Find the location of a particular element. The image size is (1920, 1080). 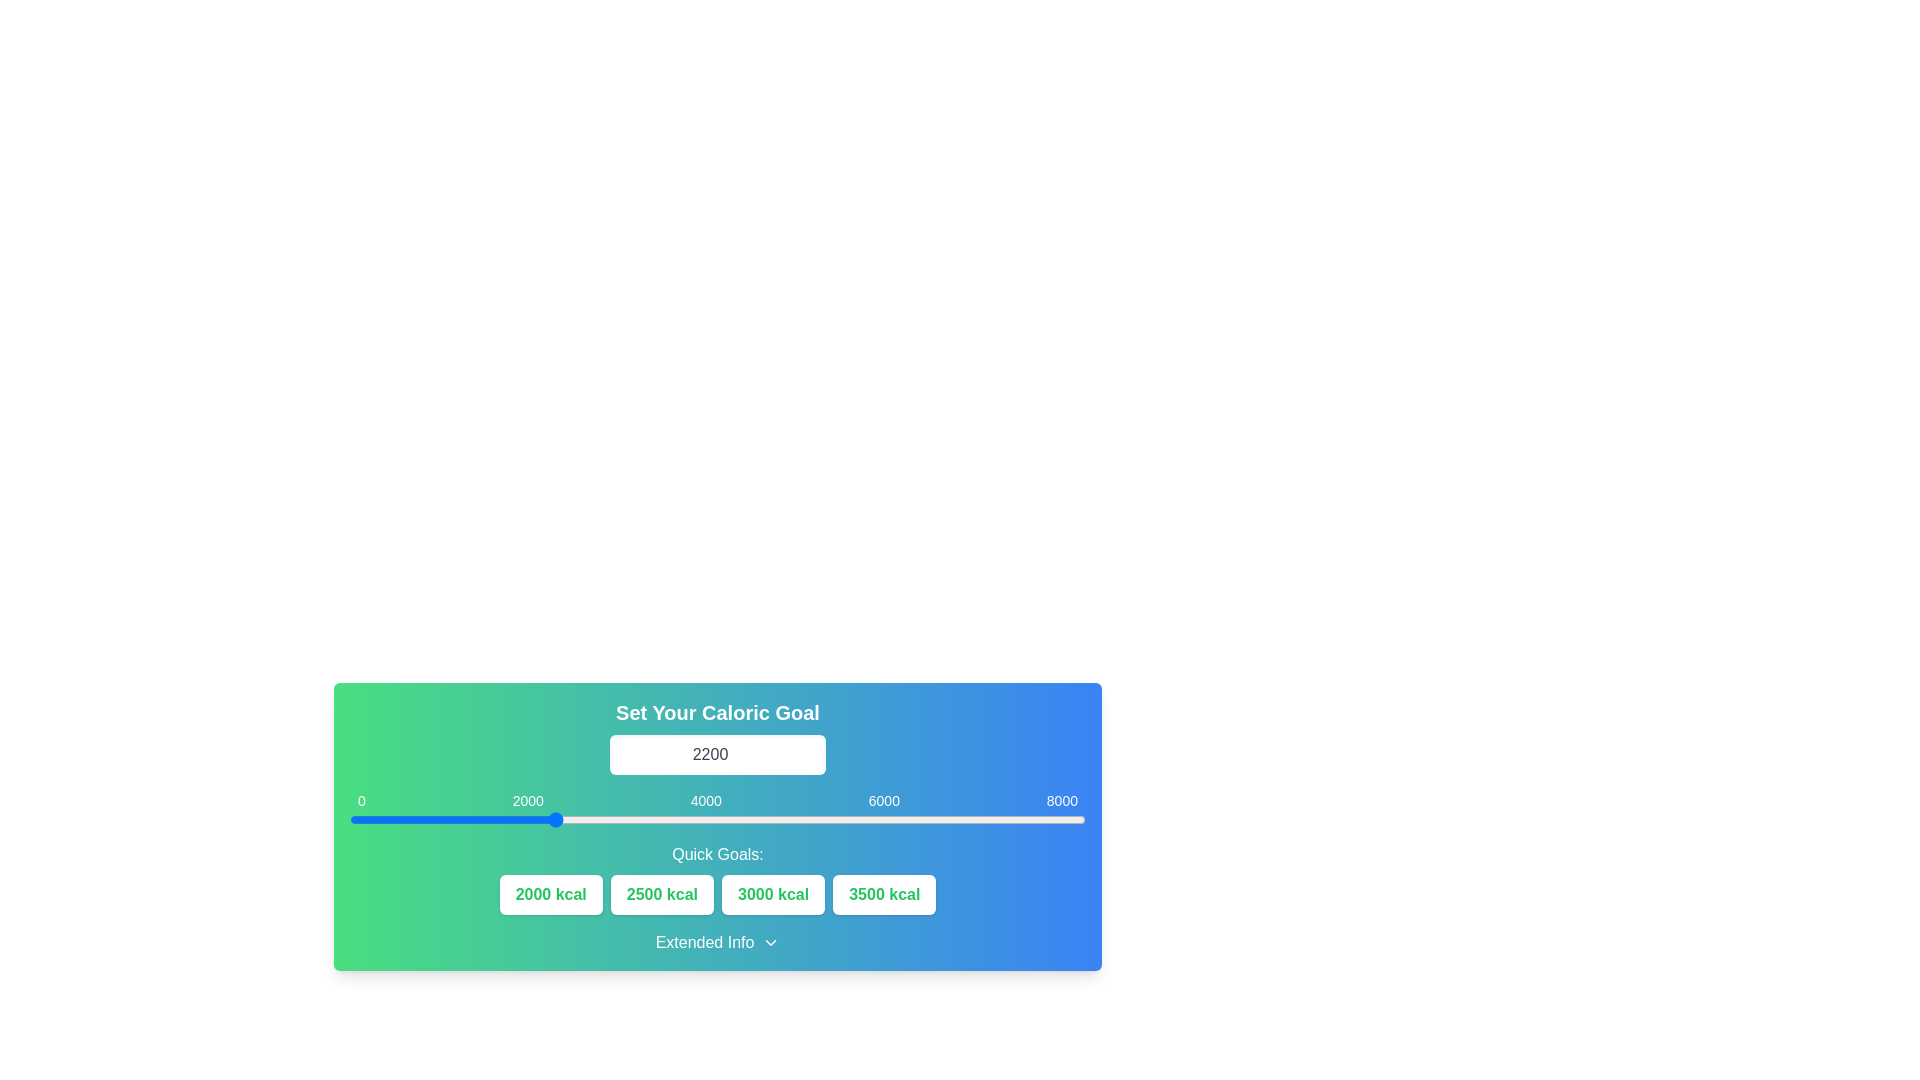

the horizontal range slider with a blue track, currently set to approximately 2200 is located at coordinates (718, 813).